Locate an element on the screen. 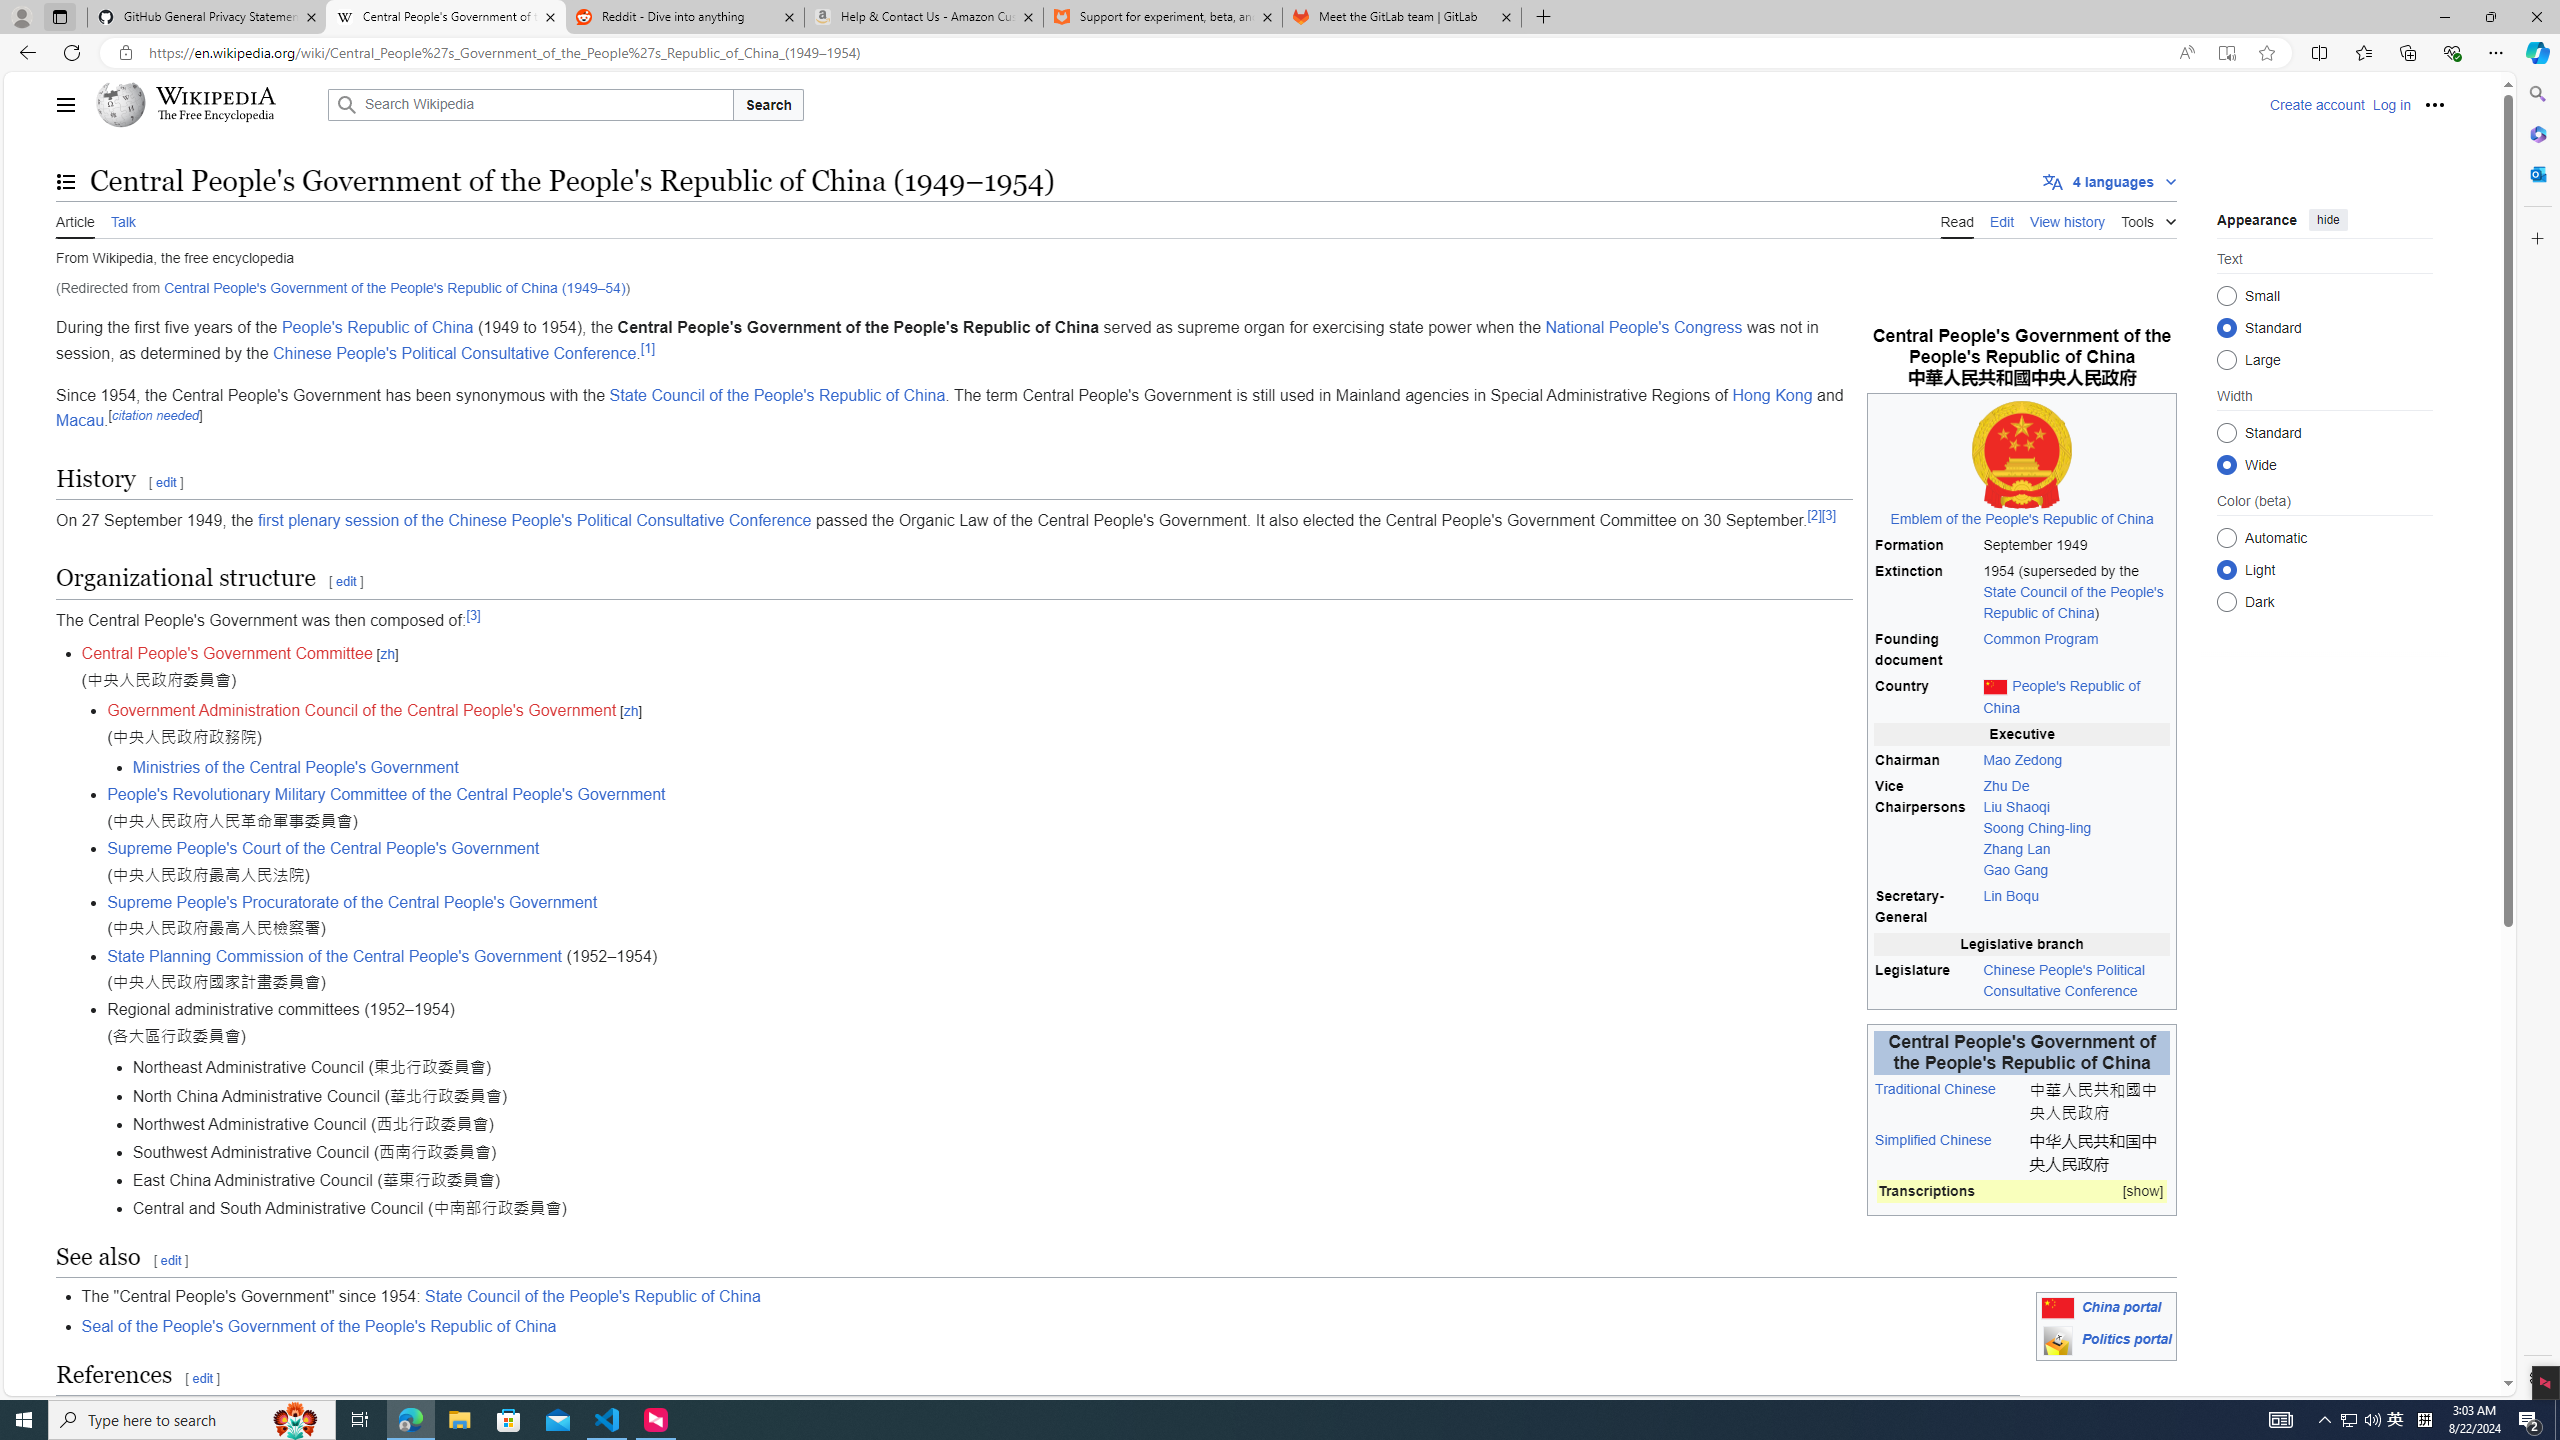 This screenshot has width=2560, height=1440. 'Small' is located at coordinates (2226, 294).